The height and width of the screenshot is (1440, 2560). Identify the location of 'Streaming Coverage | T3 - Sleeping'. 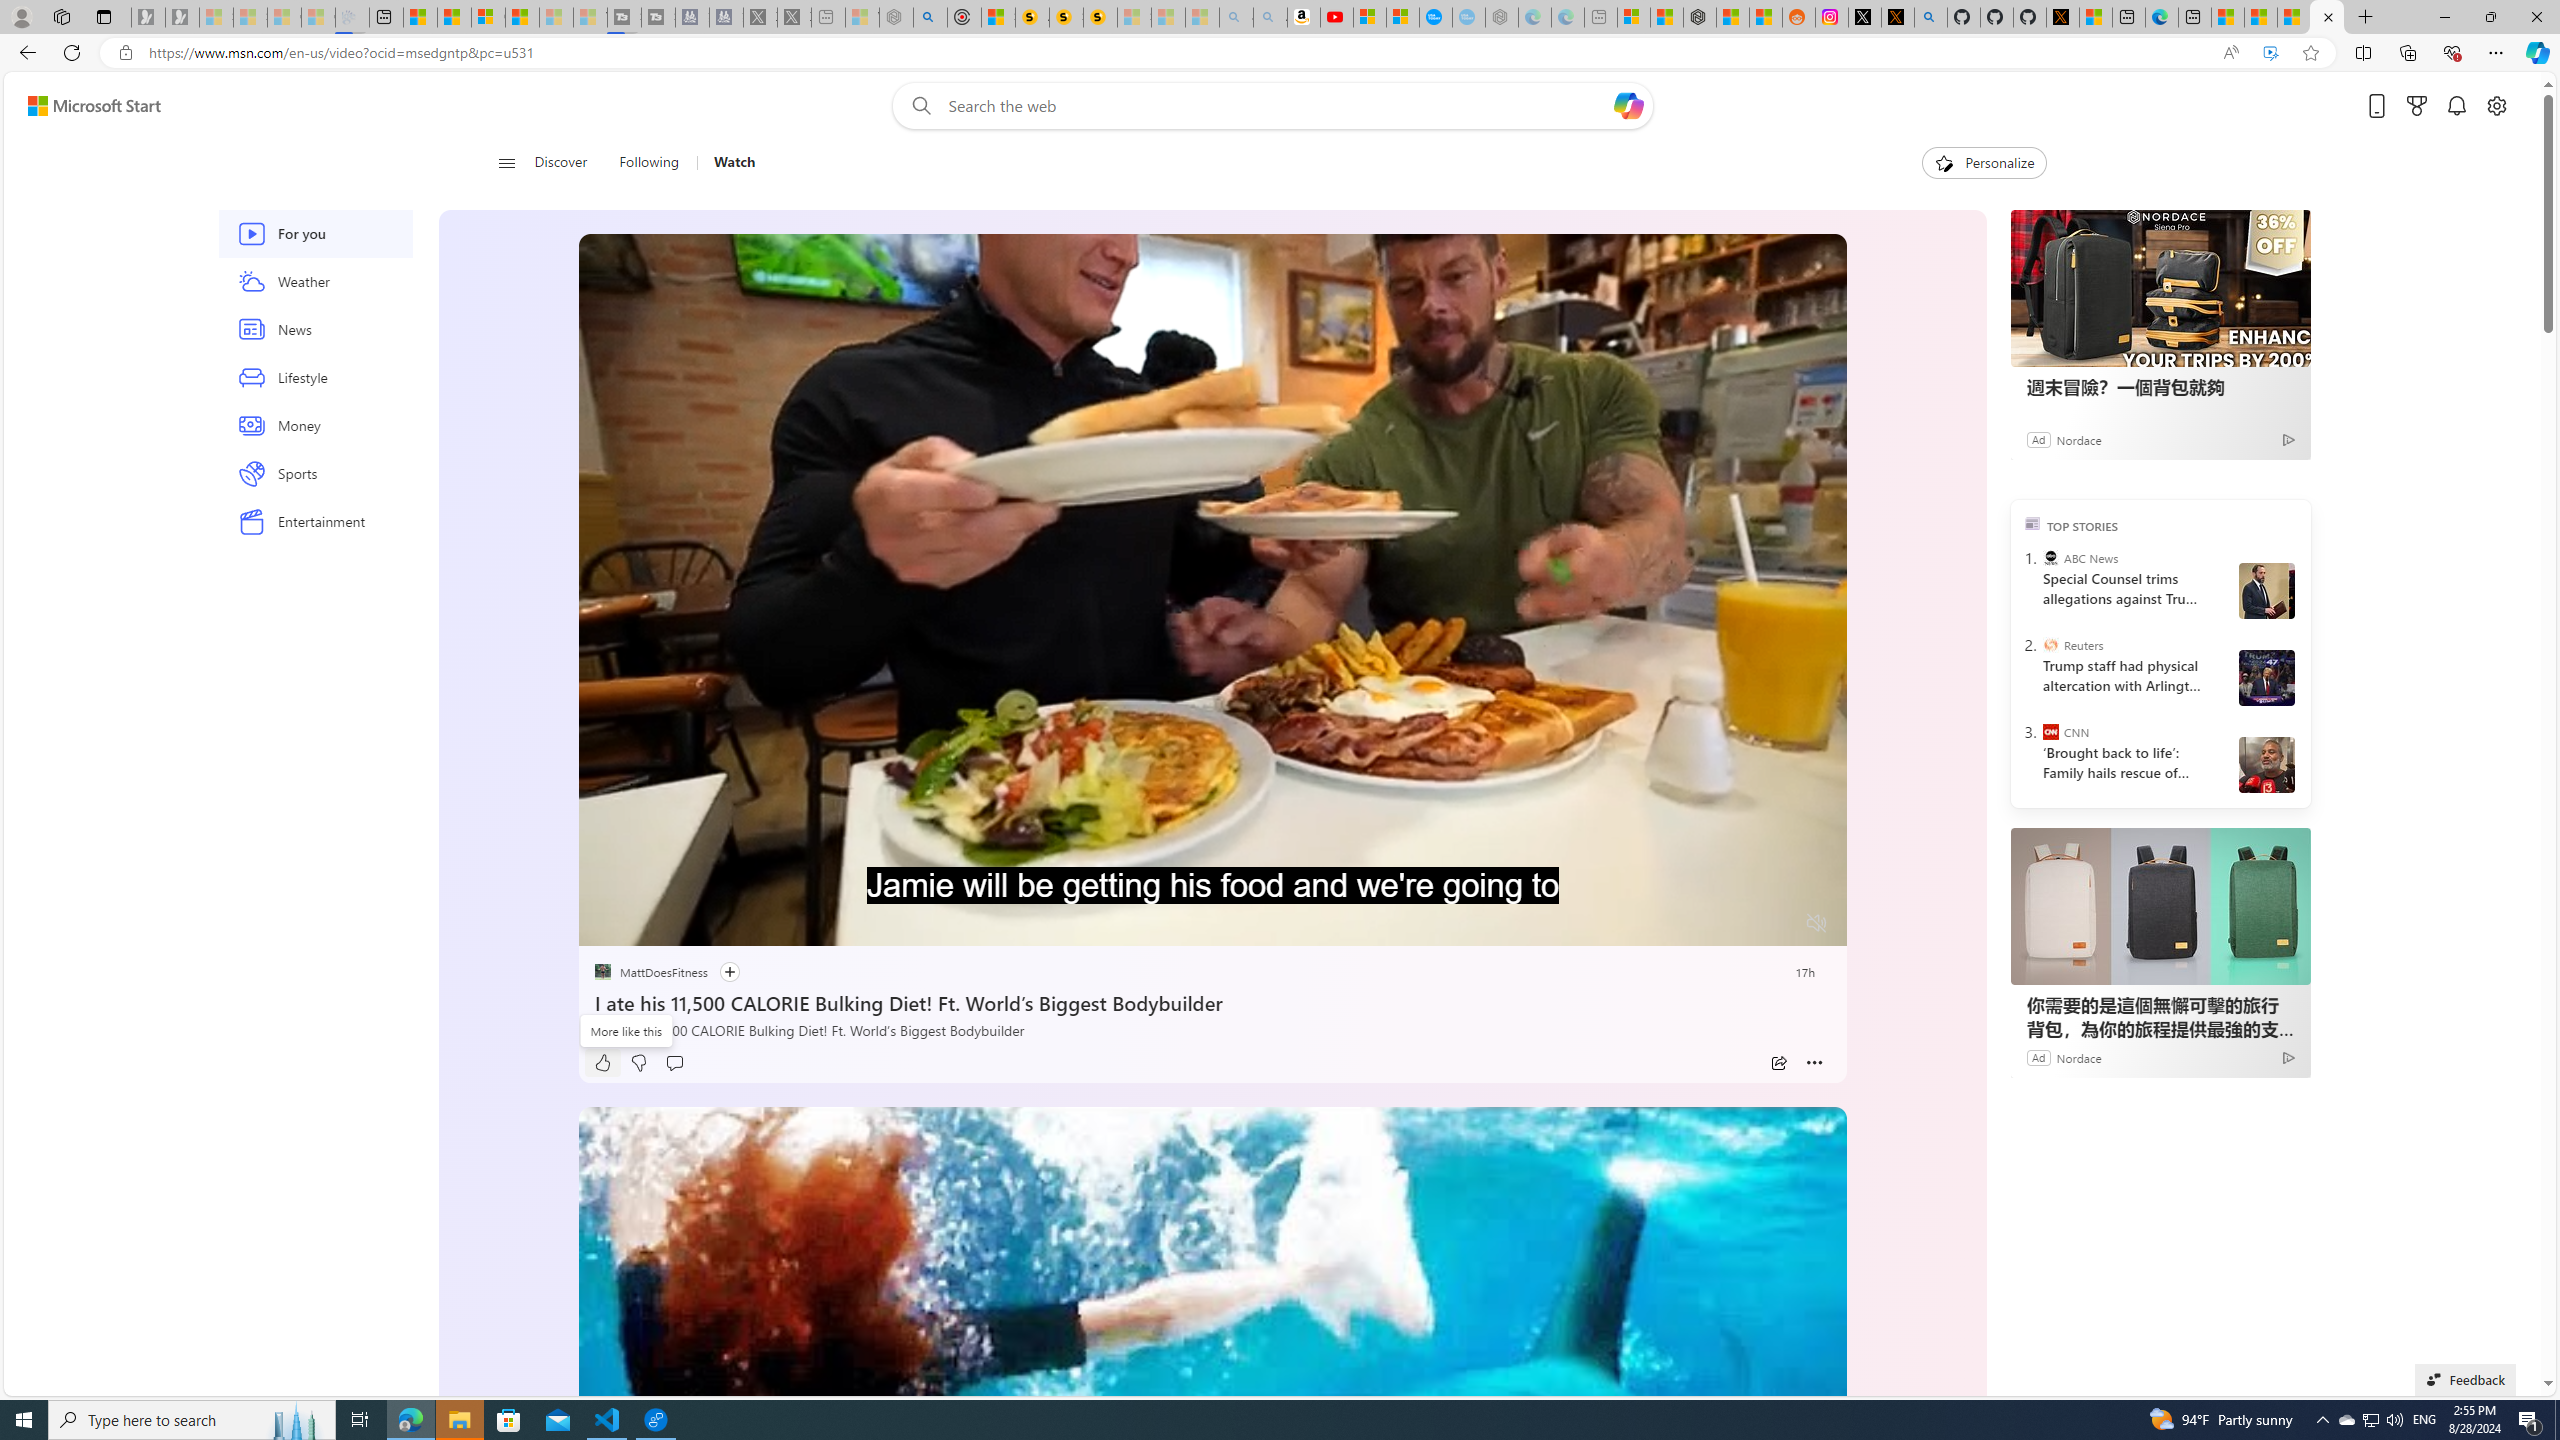
(623, 16).